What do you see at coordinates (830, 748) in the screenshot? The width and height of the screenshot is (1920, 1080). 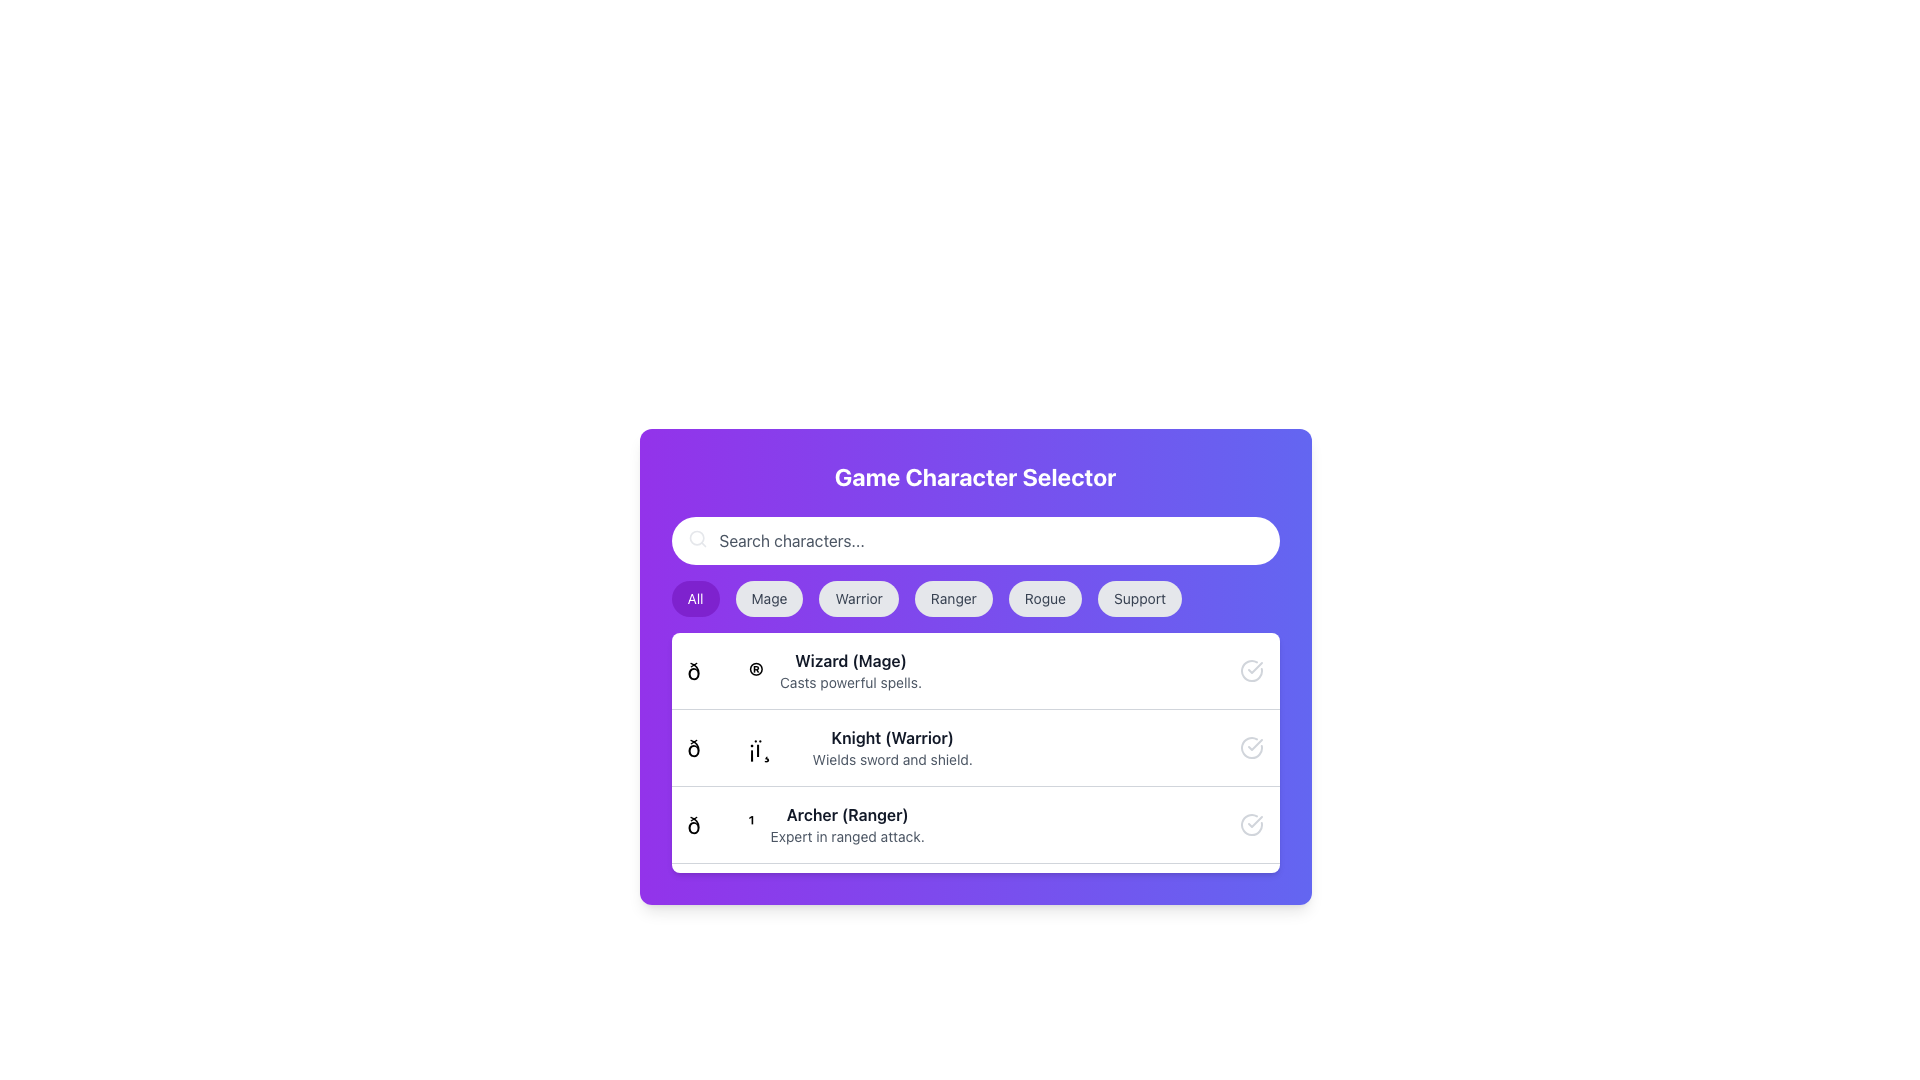 I see `the 'Knight (Warrior)' character class text display element in the Game Character Selector, which is styled and located in the middle of the list, below the 'Wizard (Mage)' option` at bounding box center [830, 748].